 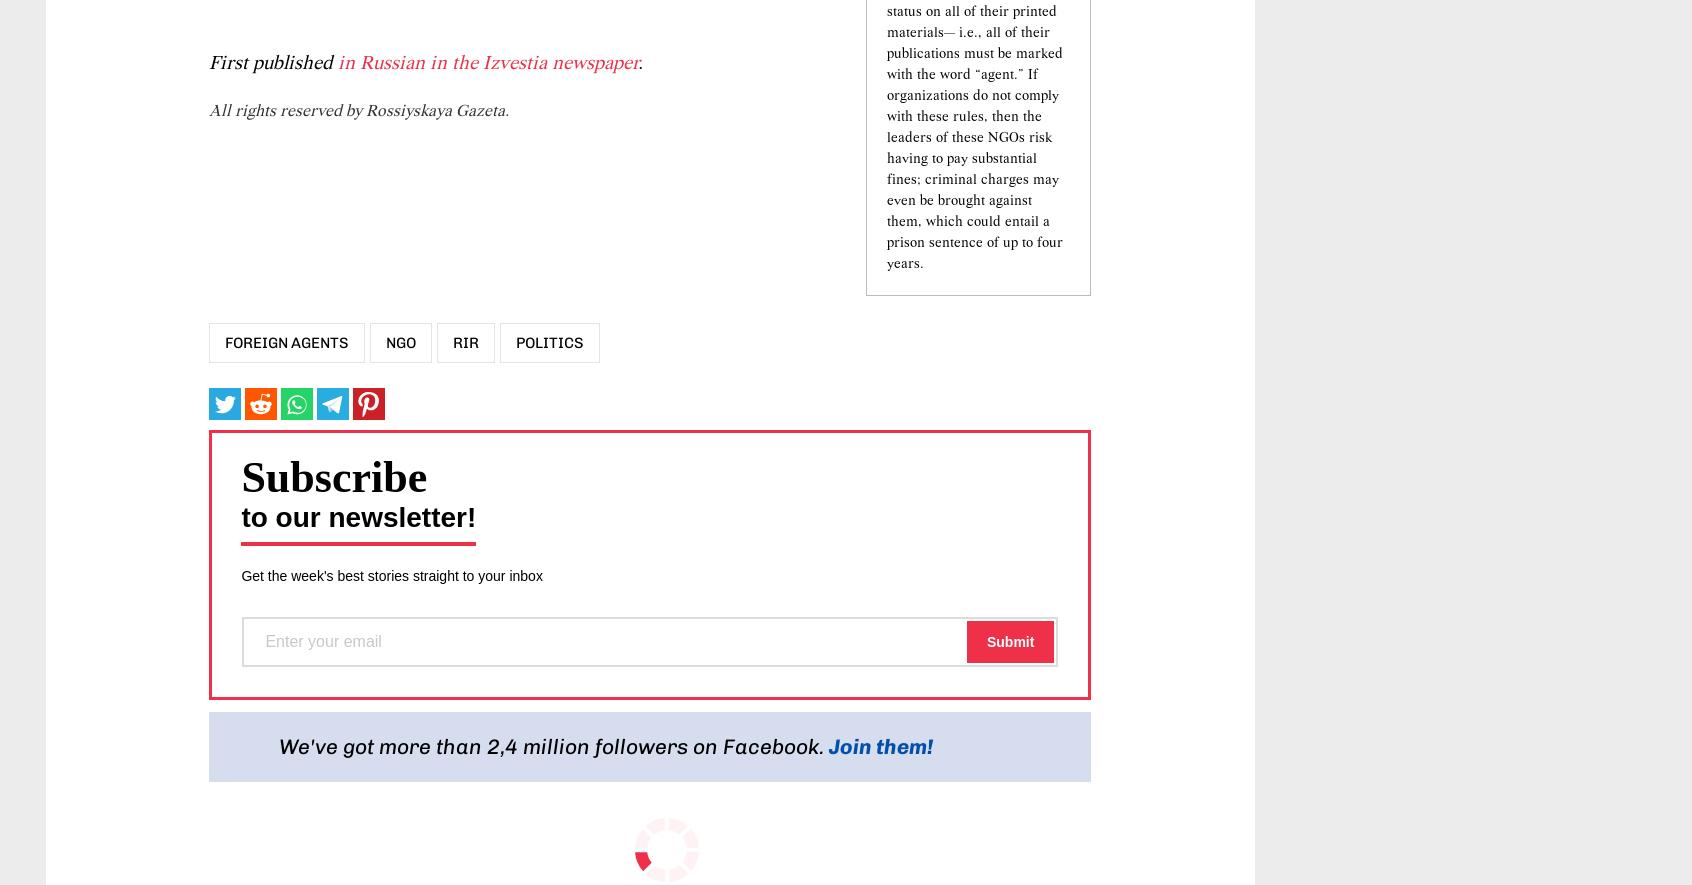 I want to click on 'Join them!', so click(x=880, y=865).